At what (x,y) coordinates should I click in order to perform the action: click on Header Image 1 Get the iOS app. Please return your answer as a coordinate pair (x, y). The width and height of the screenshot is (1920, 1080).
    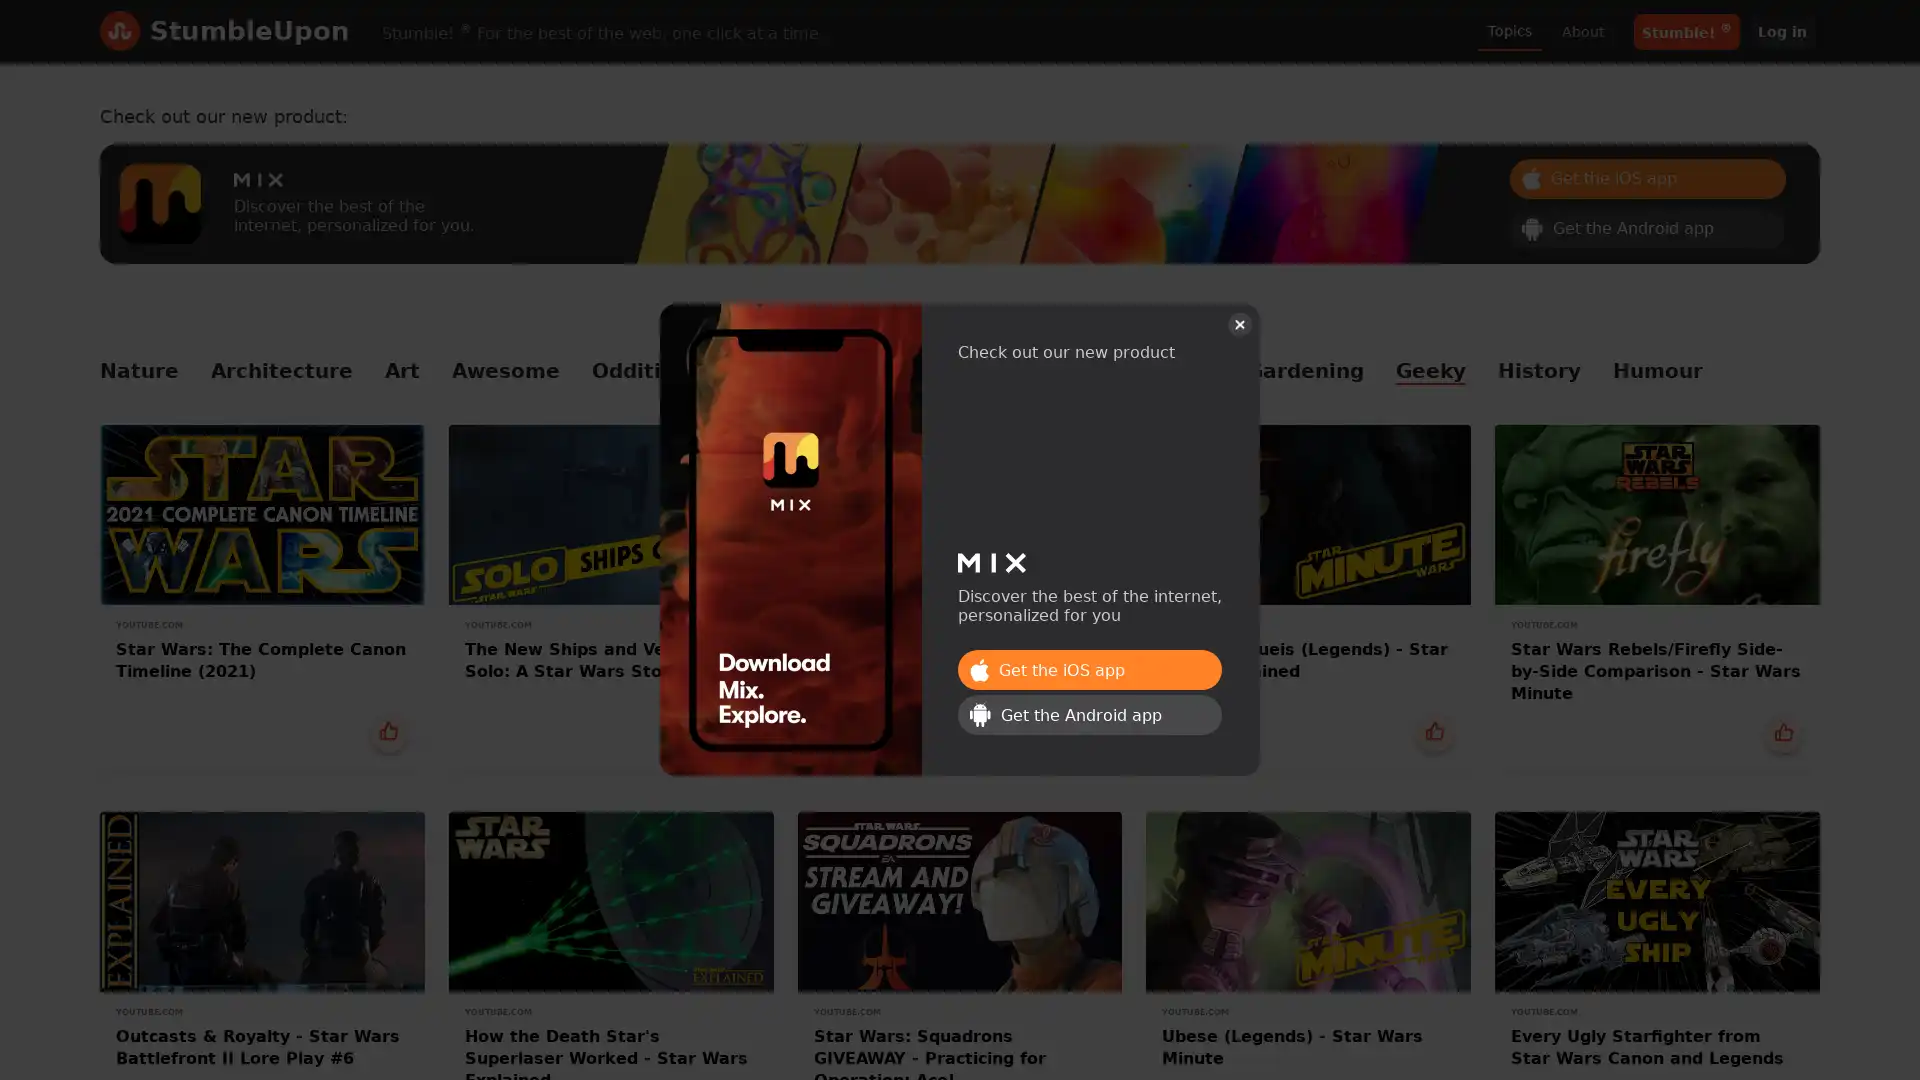
    Looking at the image, I should click on (1088, 670).